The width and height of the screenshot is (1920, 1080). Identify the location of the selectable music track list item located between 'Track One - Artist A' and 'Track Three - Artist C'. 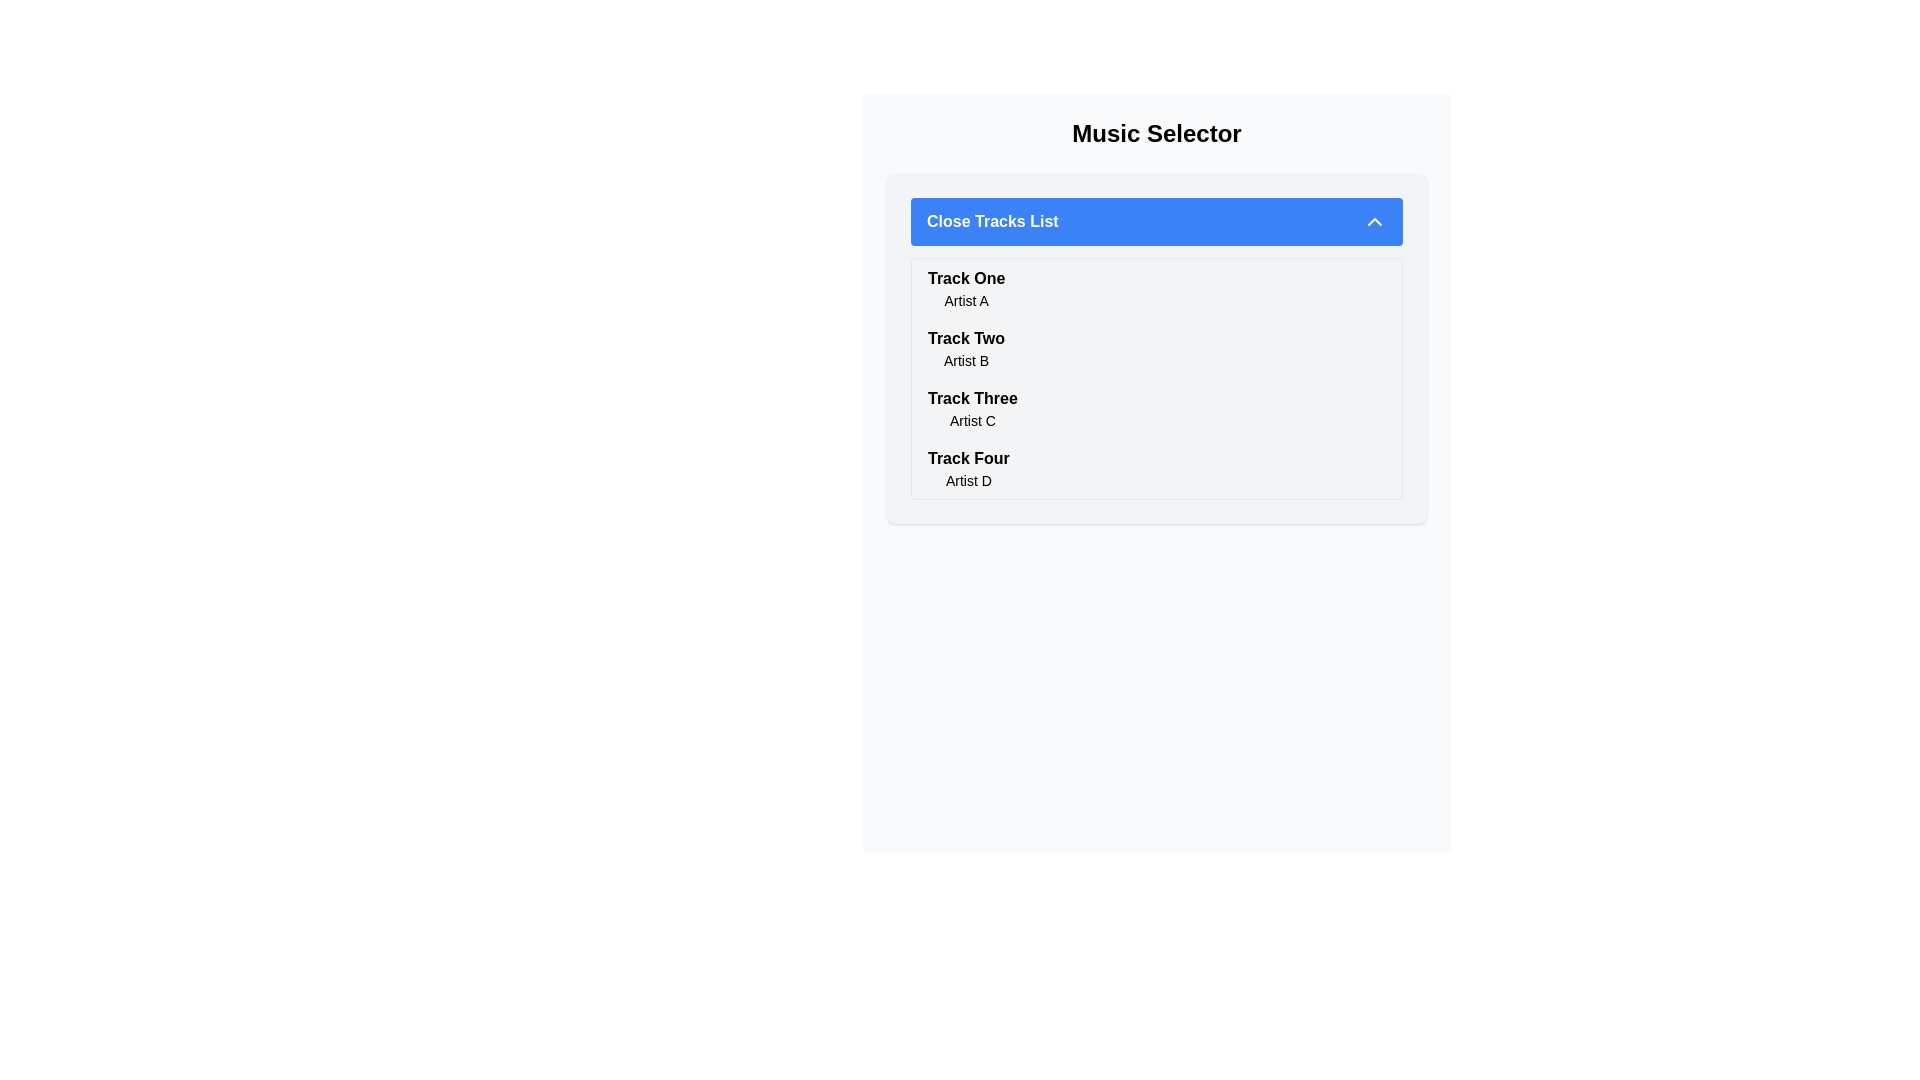
(966, 347).